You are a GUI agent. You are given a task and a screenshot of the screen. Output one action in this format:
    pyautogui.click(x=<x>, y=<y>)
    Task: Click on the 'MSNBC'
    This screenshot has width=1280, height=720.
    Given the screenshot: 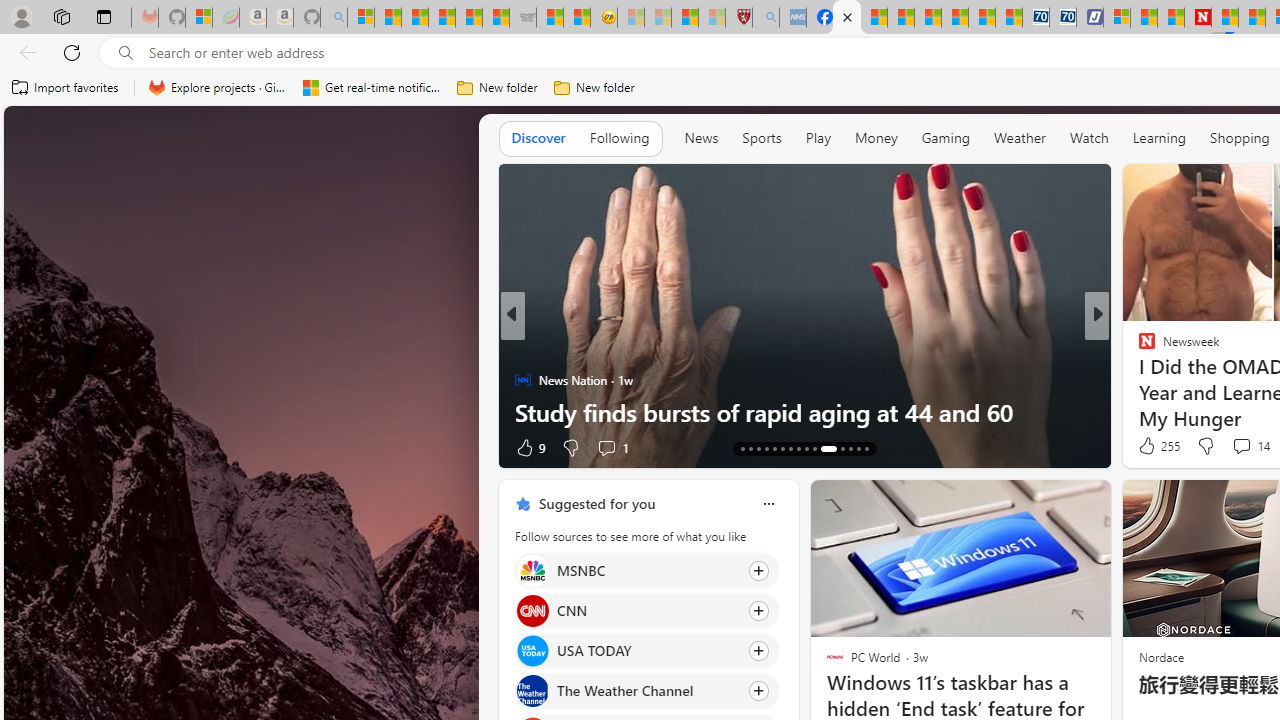 What is the action you would take?
    pyautogui.click(x=532, y=570)
    